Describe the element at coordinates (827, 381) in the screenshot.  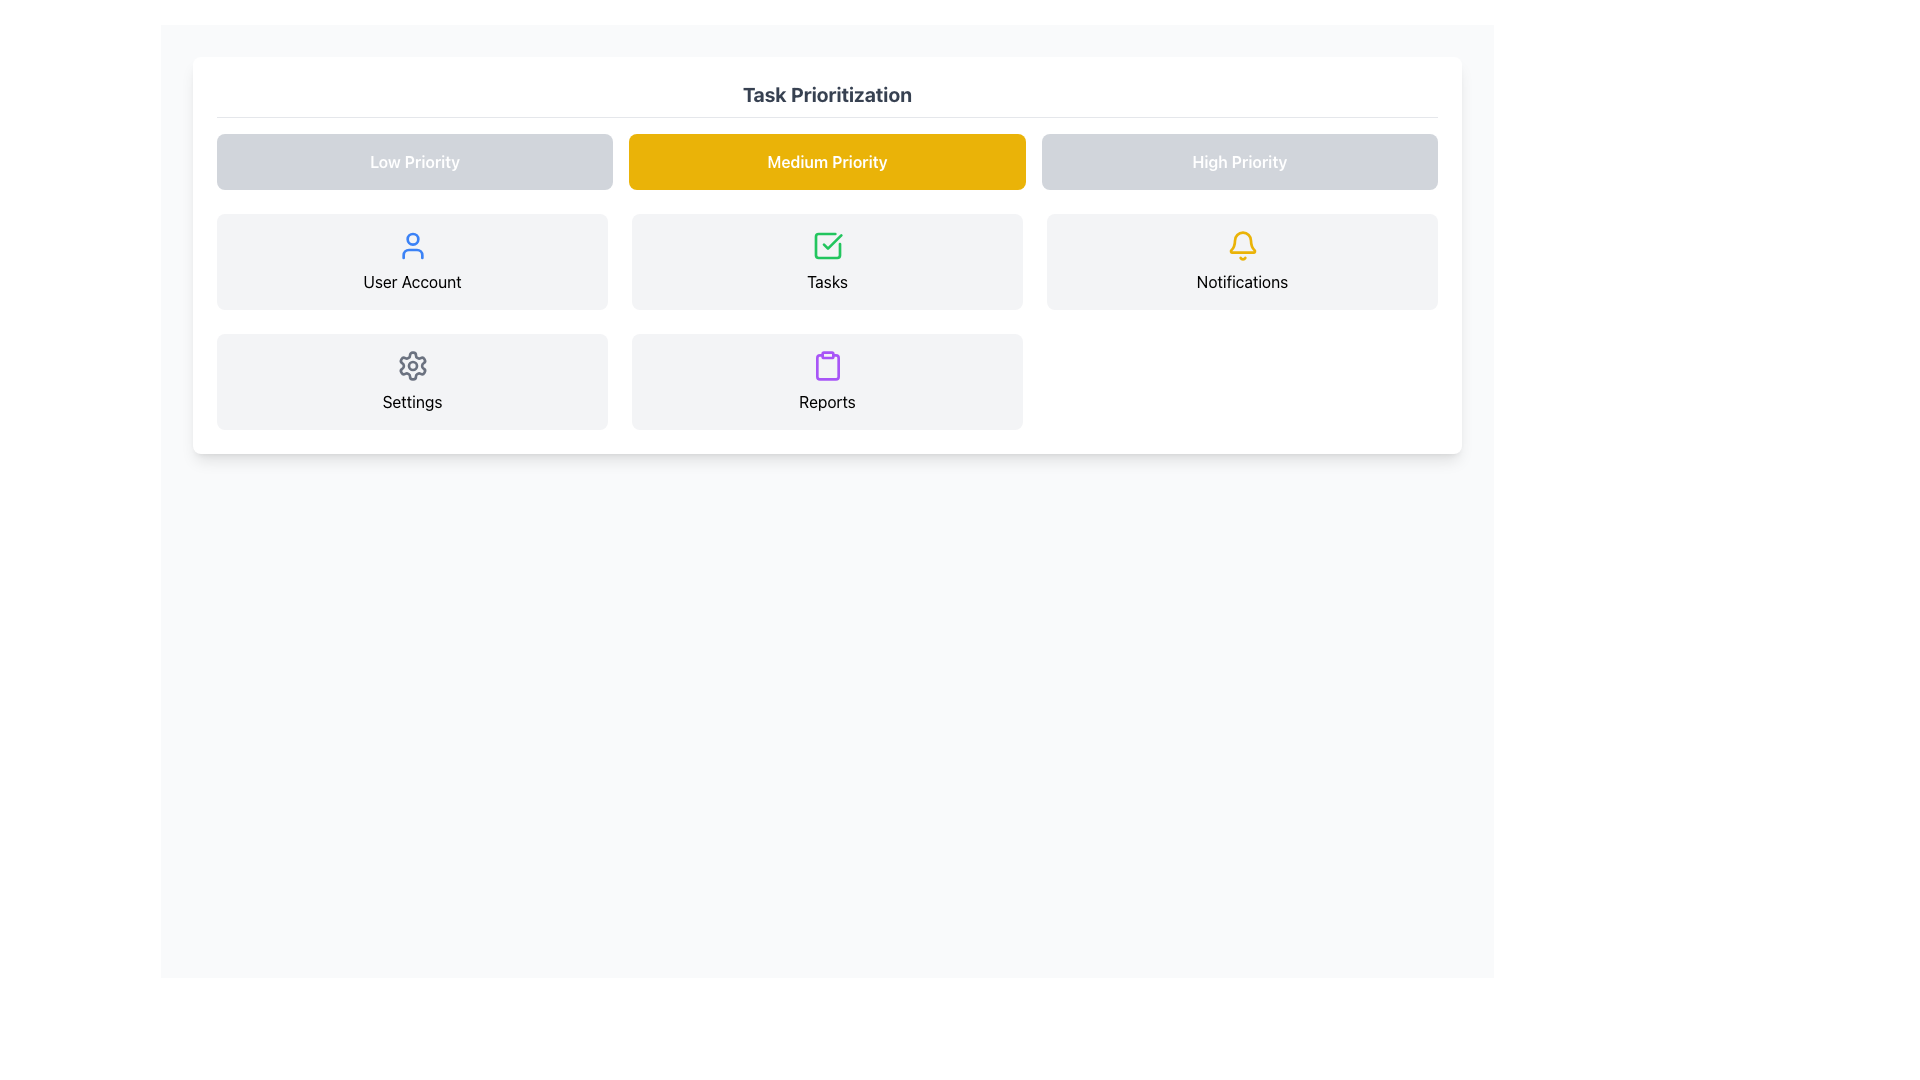
I see `the 'Reports' button, which is a rectangular component with a white background and rounded corners, featuring a purple clipboard icon and the text 'Reports' in black font, located at the bottom-middle position of the grid layout` at that location.